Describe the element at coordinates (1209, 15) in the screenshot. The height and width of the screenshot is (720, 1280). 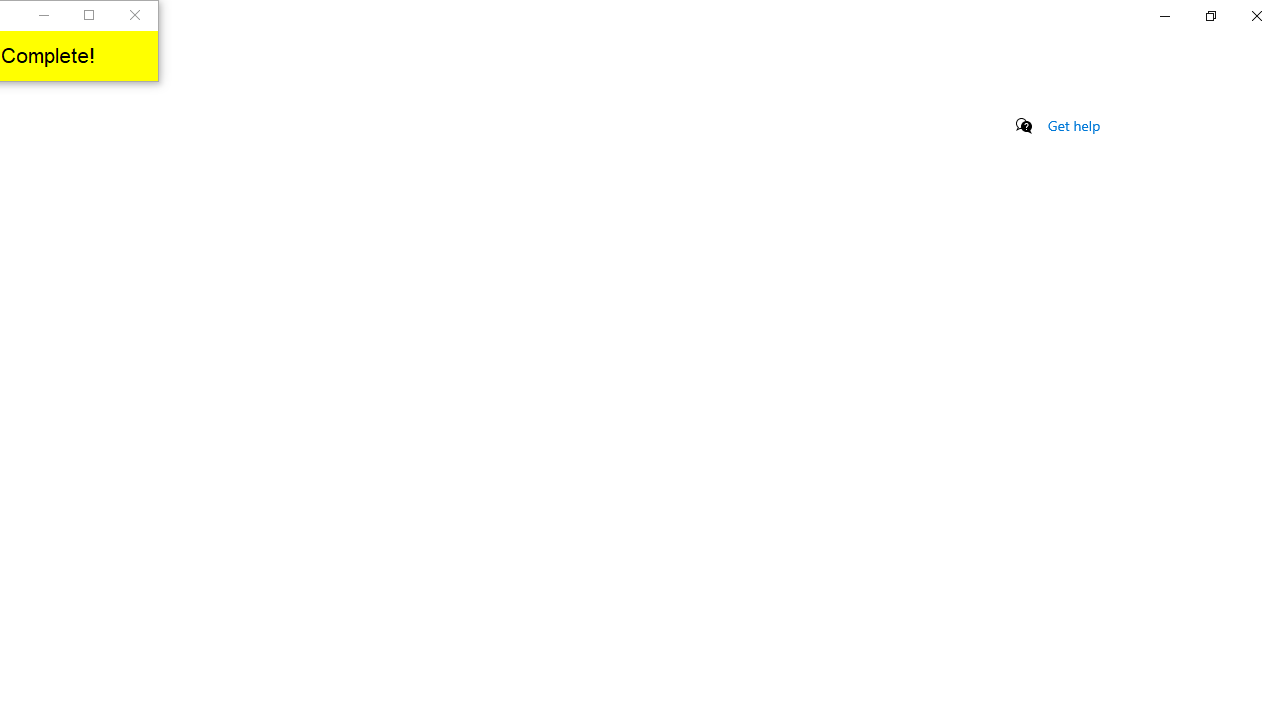
I see `'Restore Settings'` at that location.